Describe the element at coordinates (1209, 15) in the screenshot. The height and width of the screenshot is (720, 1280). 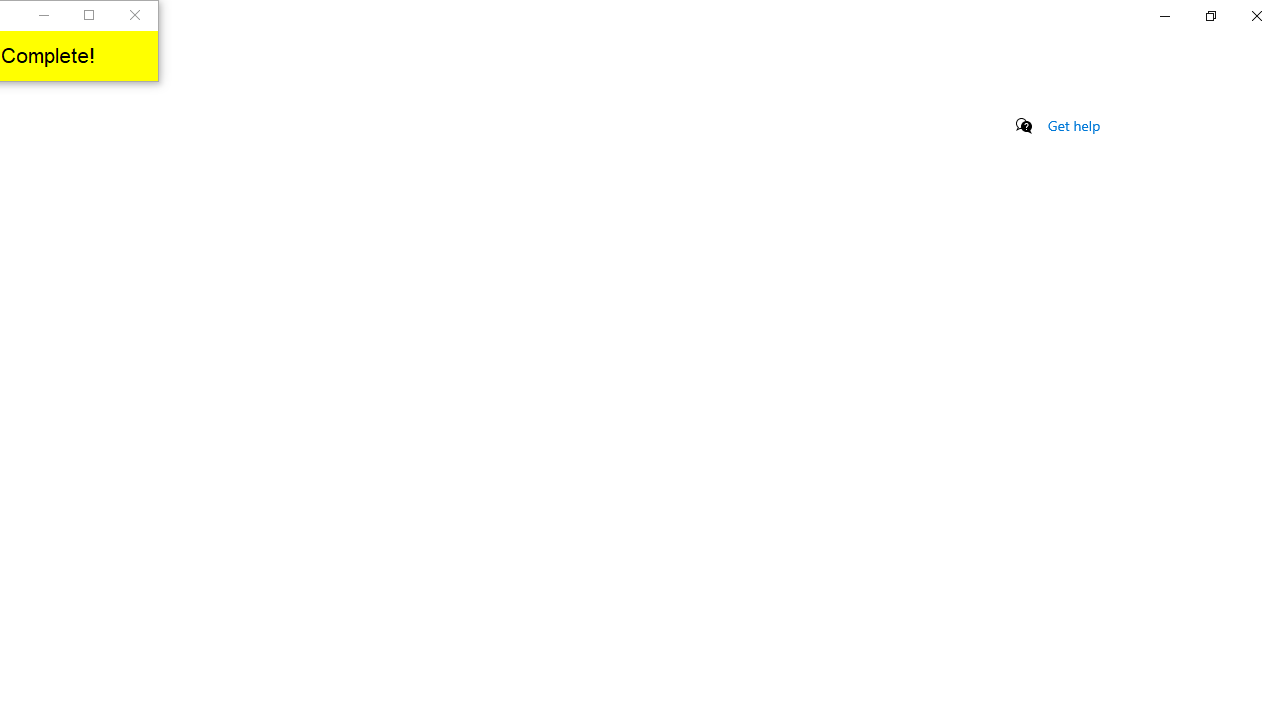
I see `'Restore Settings'` at that location.